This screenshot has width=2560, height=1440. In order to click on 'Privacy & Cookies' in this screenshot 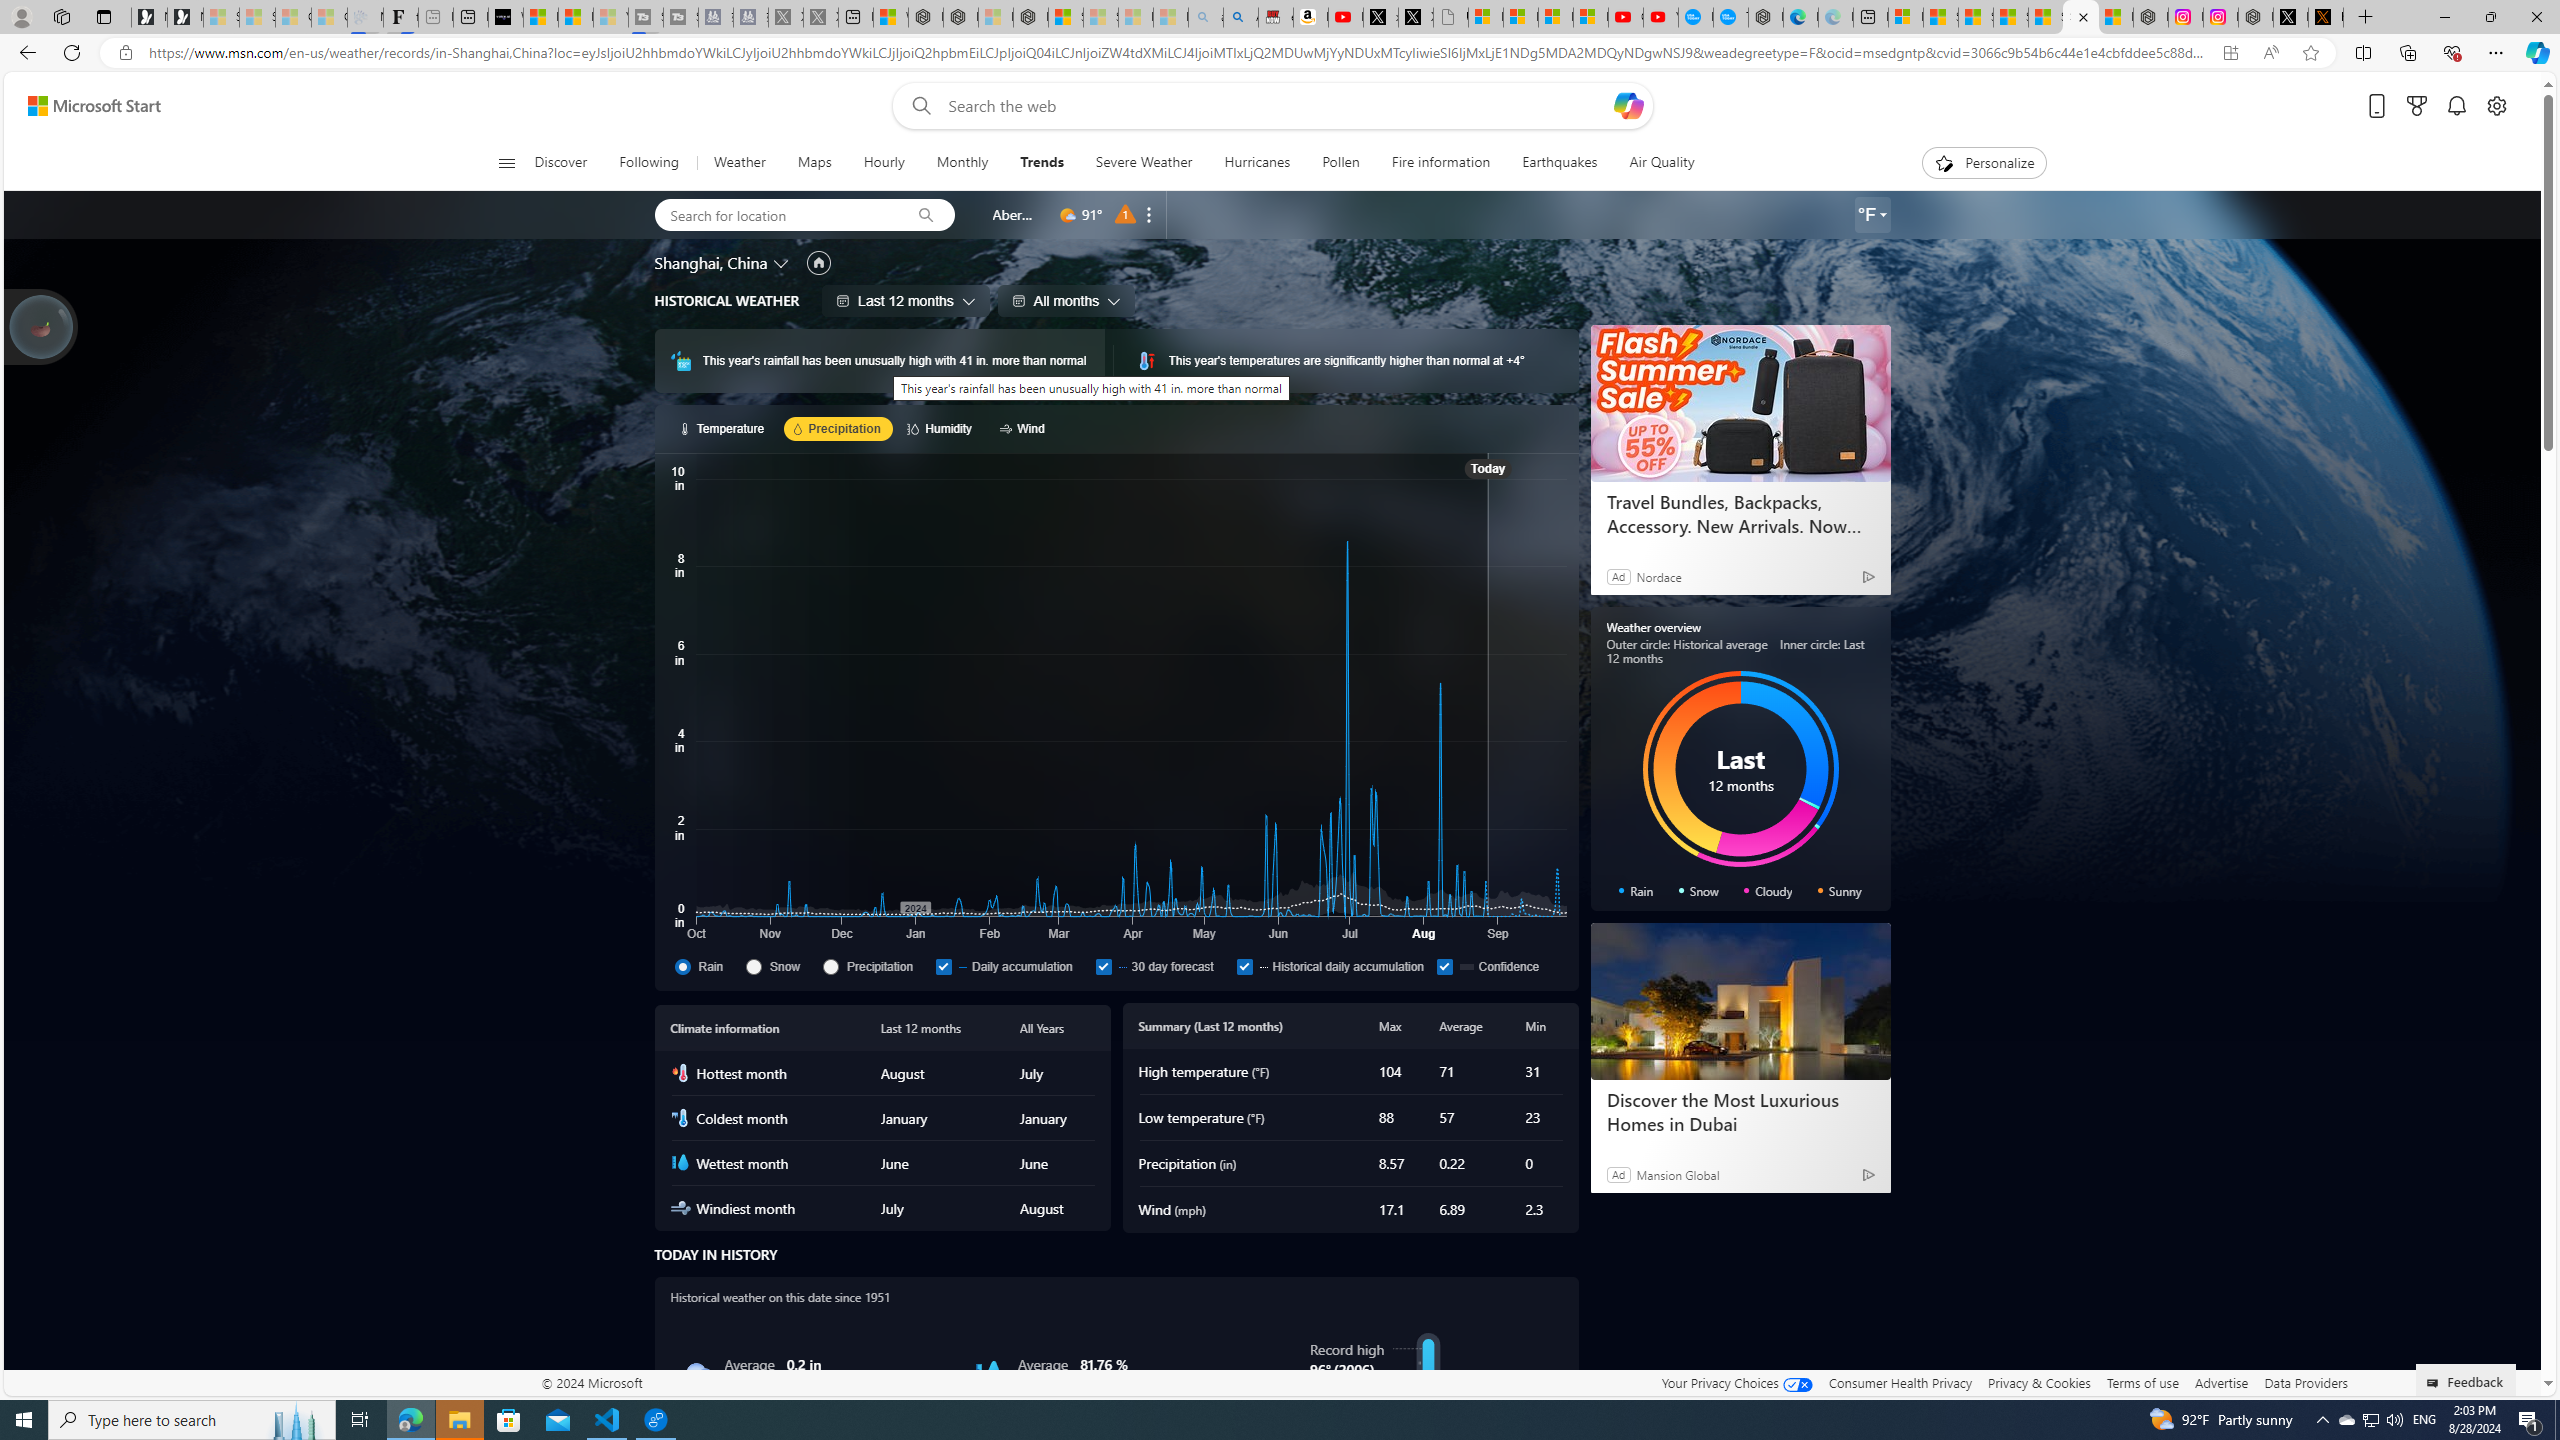, I will do `click(2039, 1382)`.